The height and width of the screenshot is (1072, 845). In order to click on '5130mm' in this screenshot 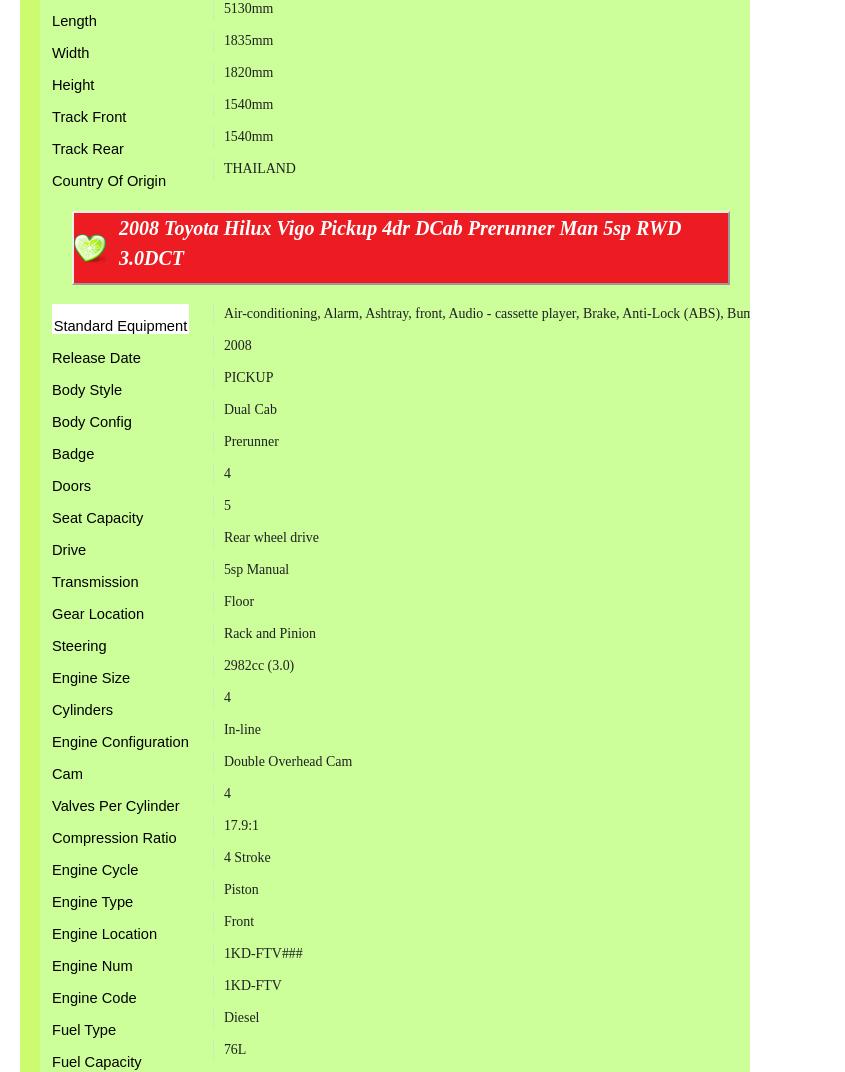, I will do `click(221, 7)`.